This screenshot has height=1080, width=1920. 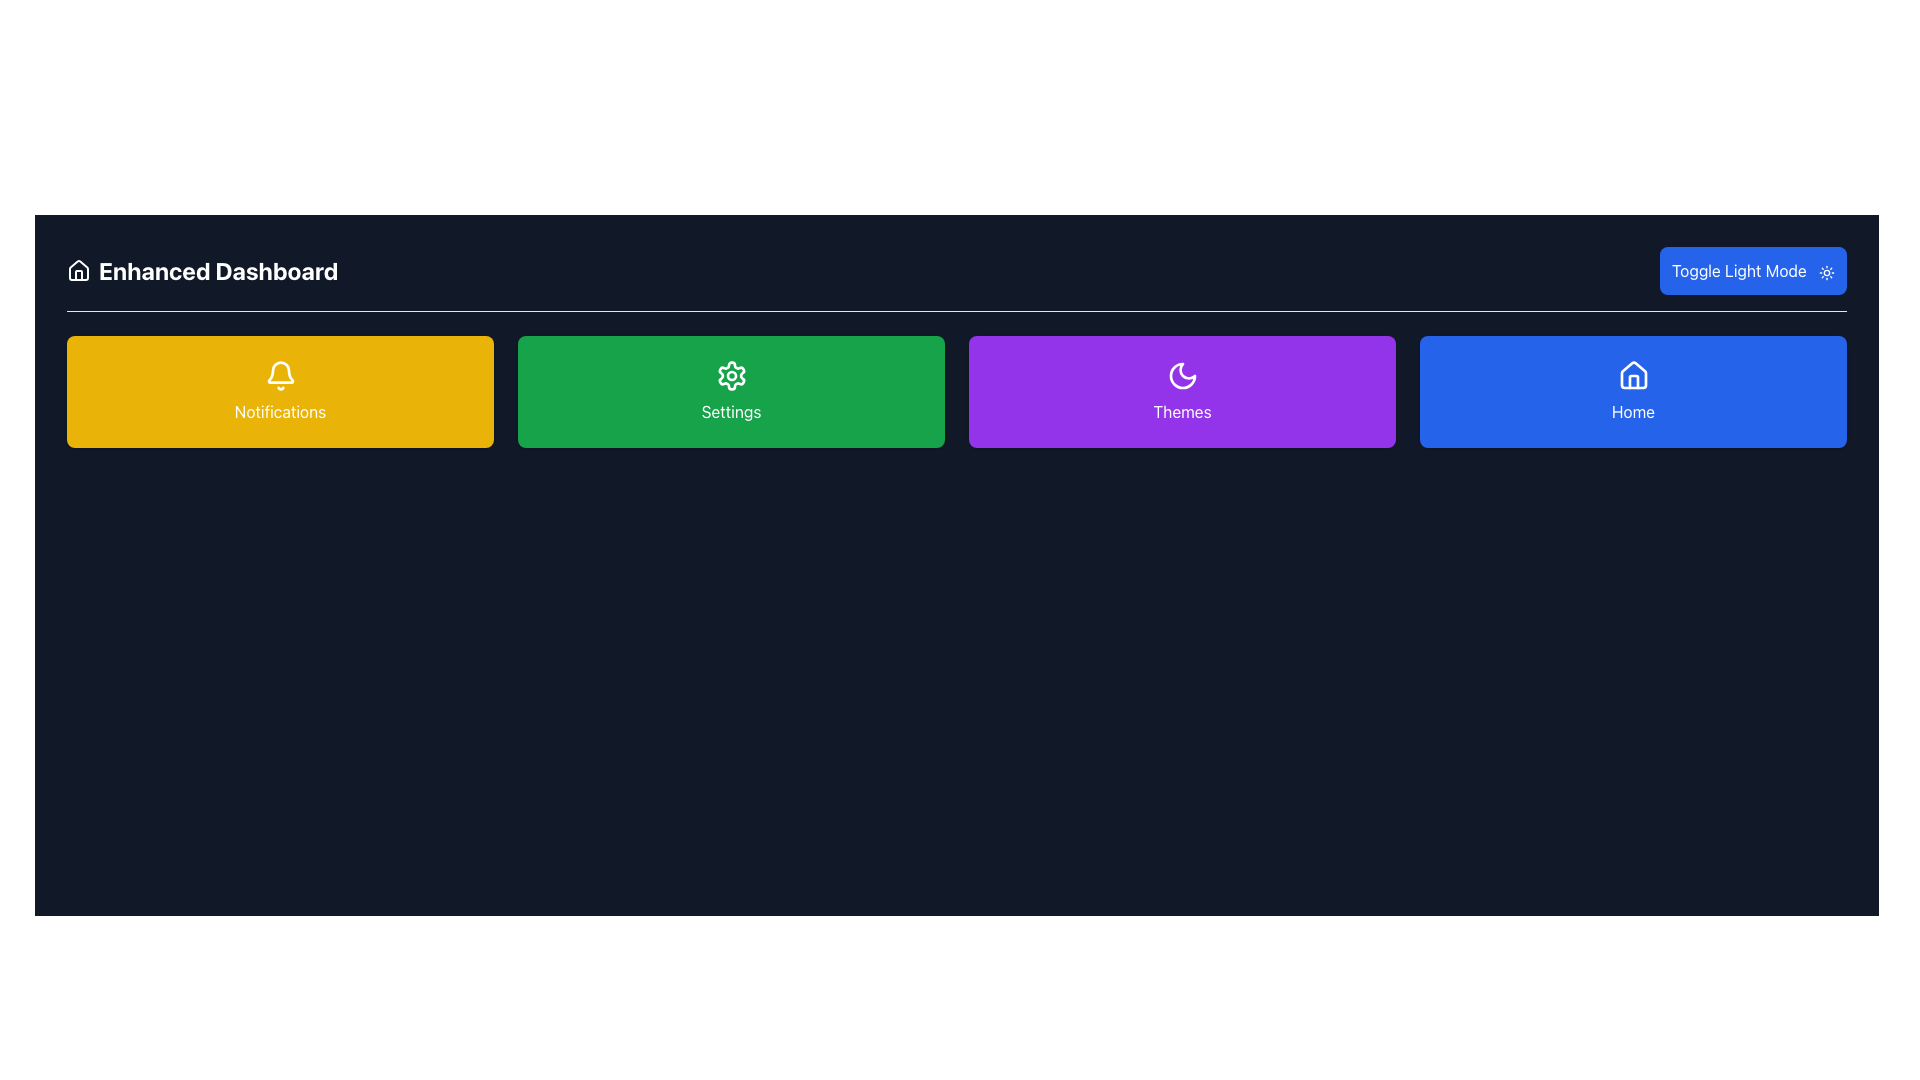 I want to click on the Notifications button, which is a yellow rectangular button with a white bell icon and the text 'Notifications' centered below it, so click(x=279, y=392).